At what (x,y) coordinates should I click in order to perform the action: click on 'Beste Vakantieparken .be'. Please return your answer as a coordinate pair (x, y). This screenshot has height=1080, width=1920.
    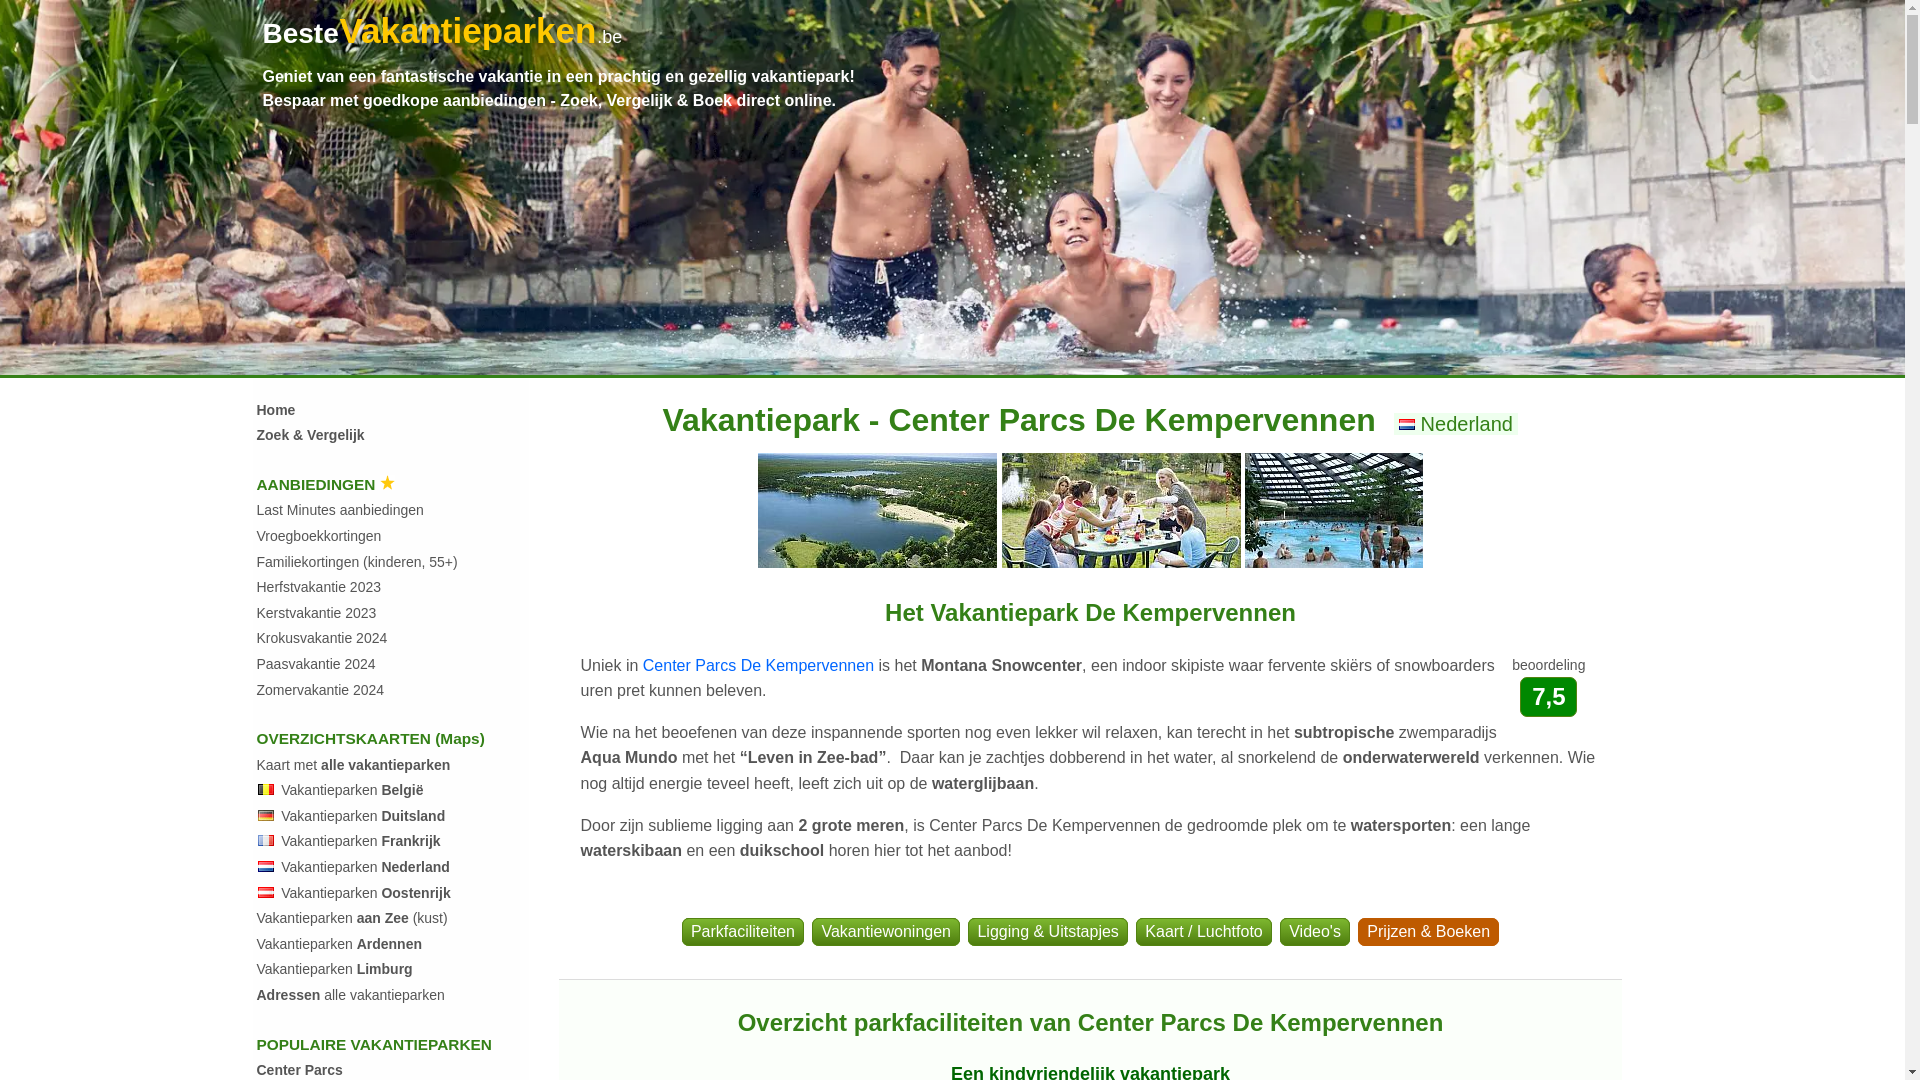
    Looking at the image, I should click on (440, 42).